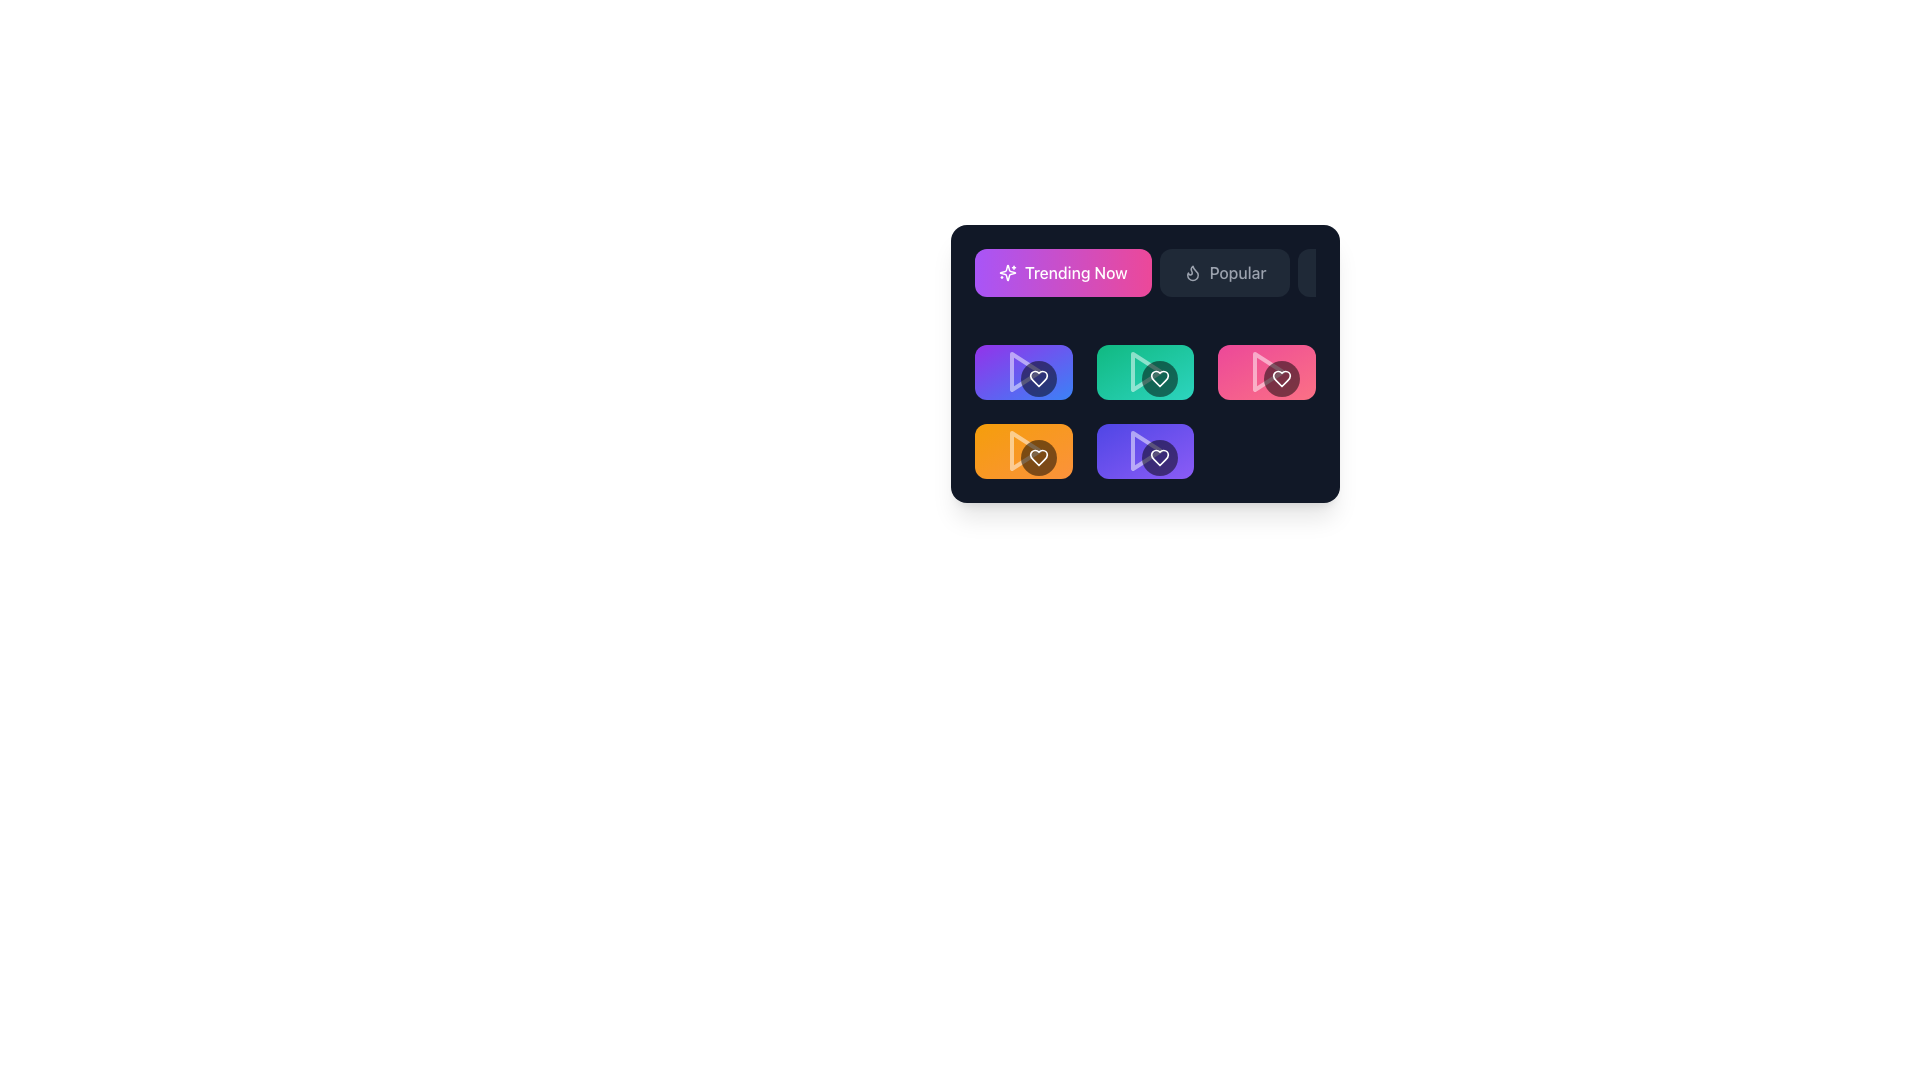 This screenshot has height=1080, width=1920. I want to click on the heart-shaped interactive button with a semi-transparent black background located at the top-right corner of the video thumbnail card, so click(1038, 457).